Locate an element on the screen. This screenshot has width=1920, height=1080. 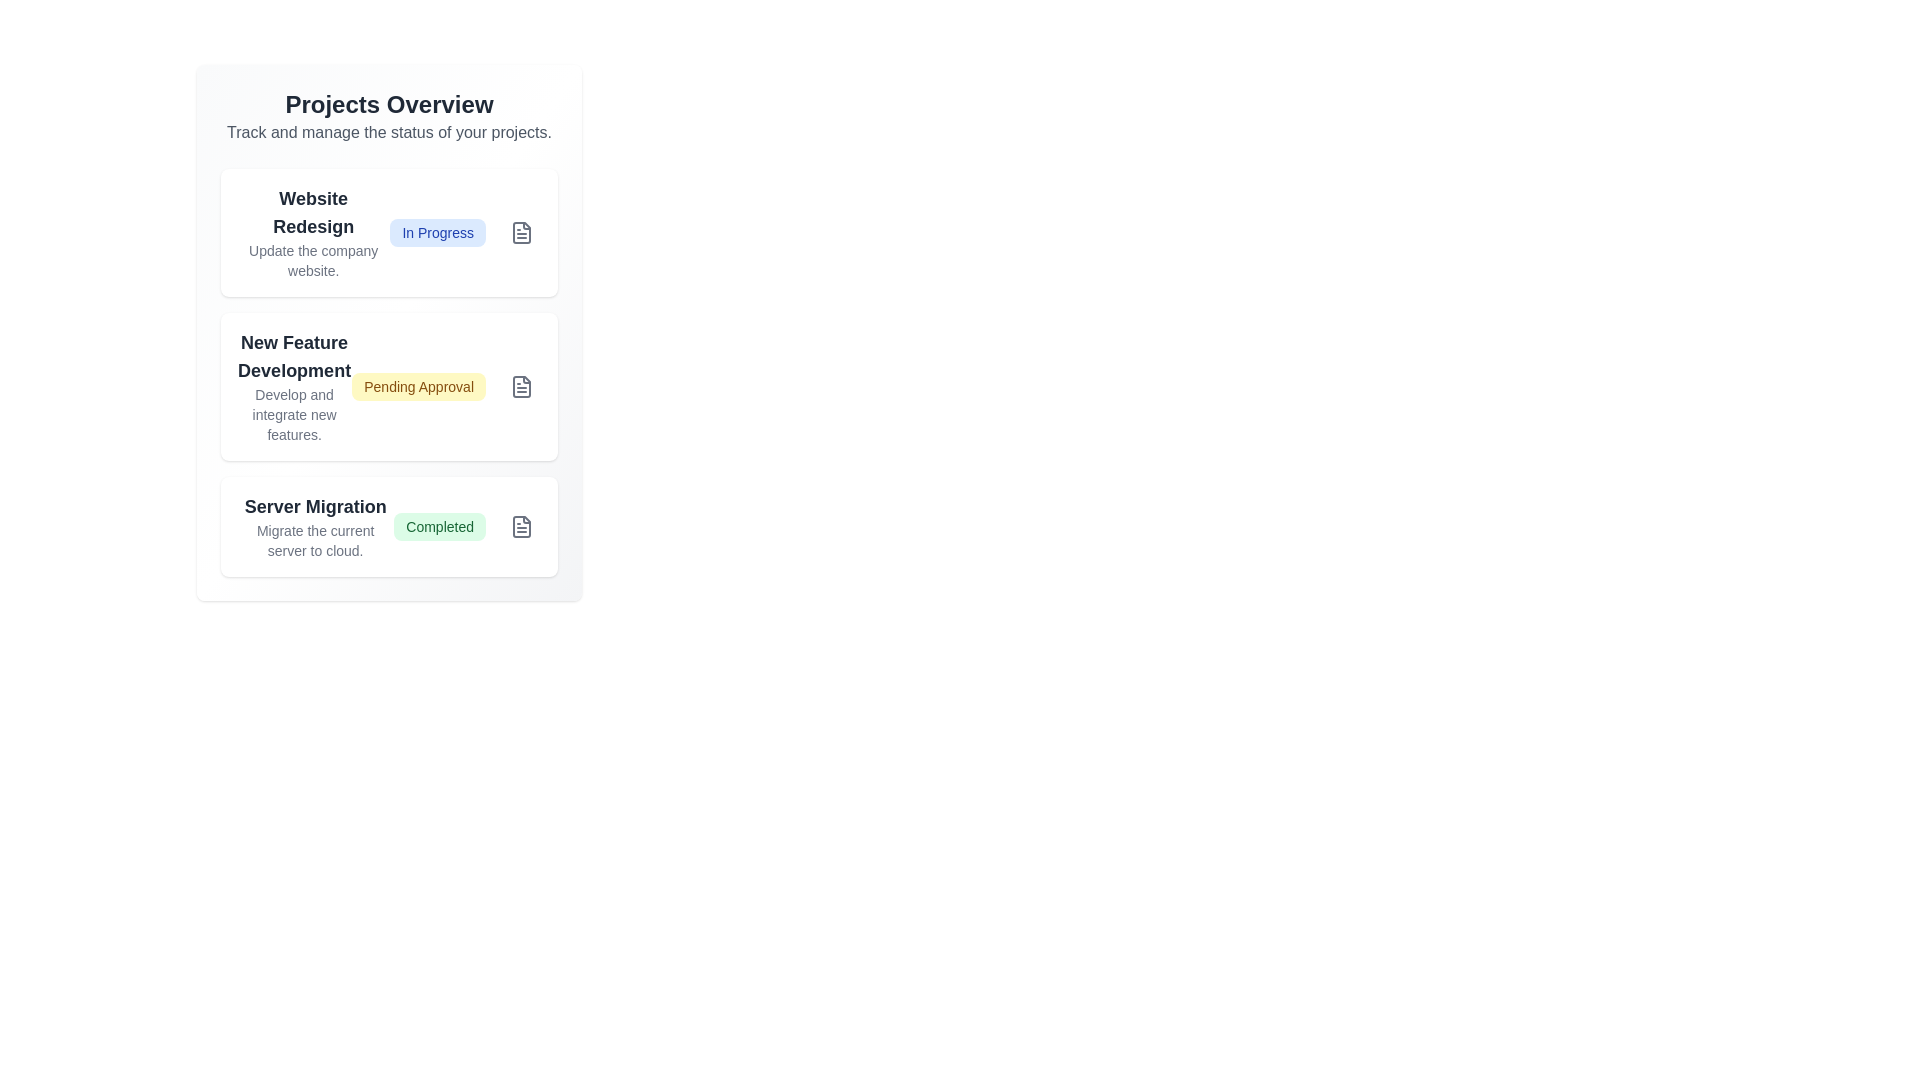
the icon button associated with the project named Website Redesign is located at coordinates (522, 231).